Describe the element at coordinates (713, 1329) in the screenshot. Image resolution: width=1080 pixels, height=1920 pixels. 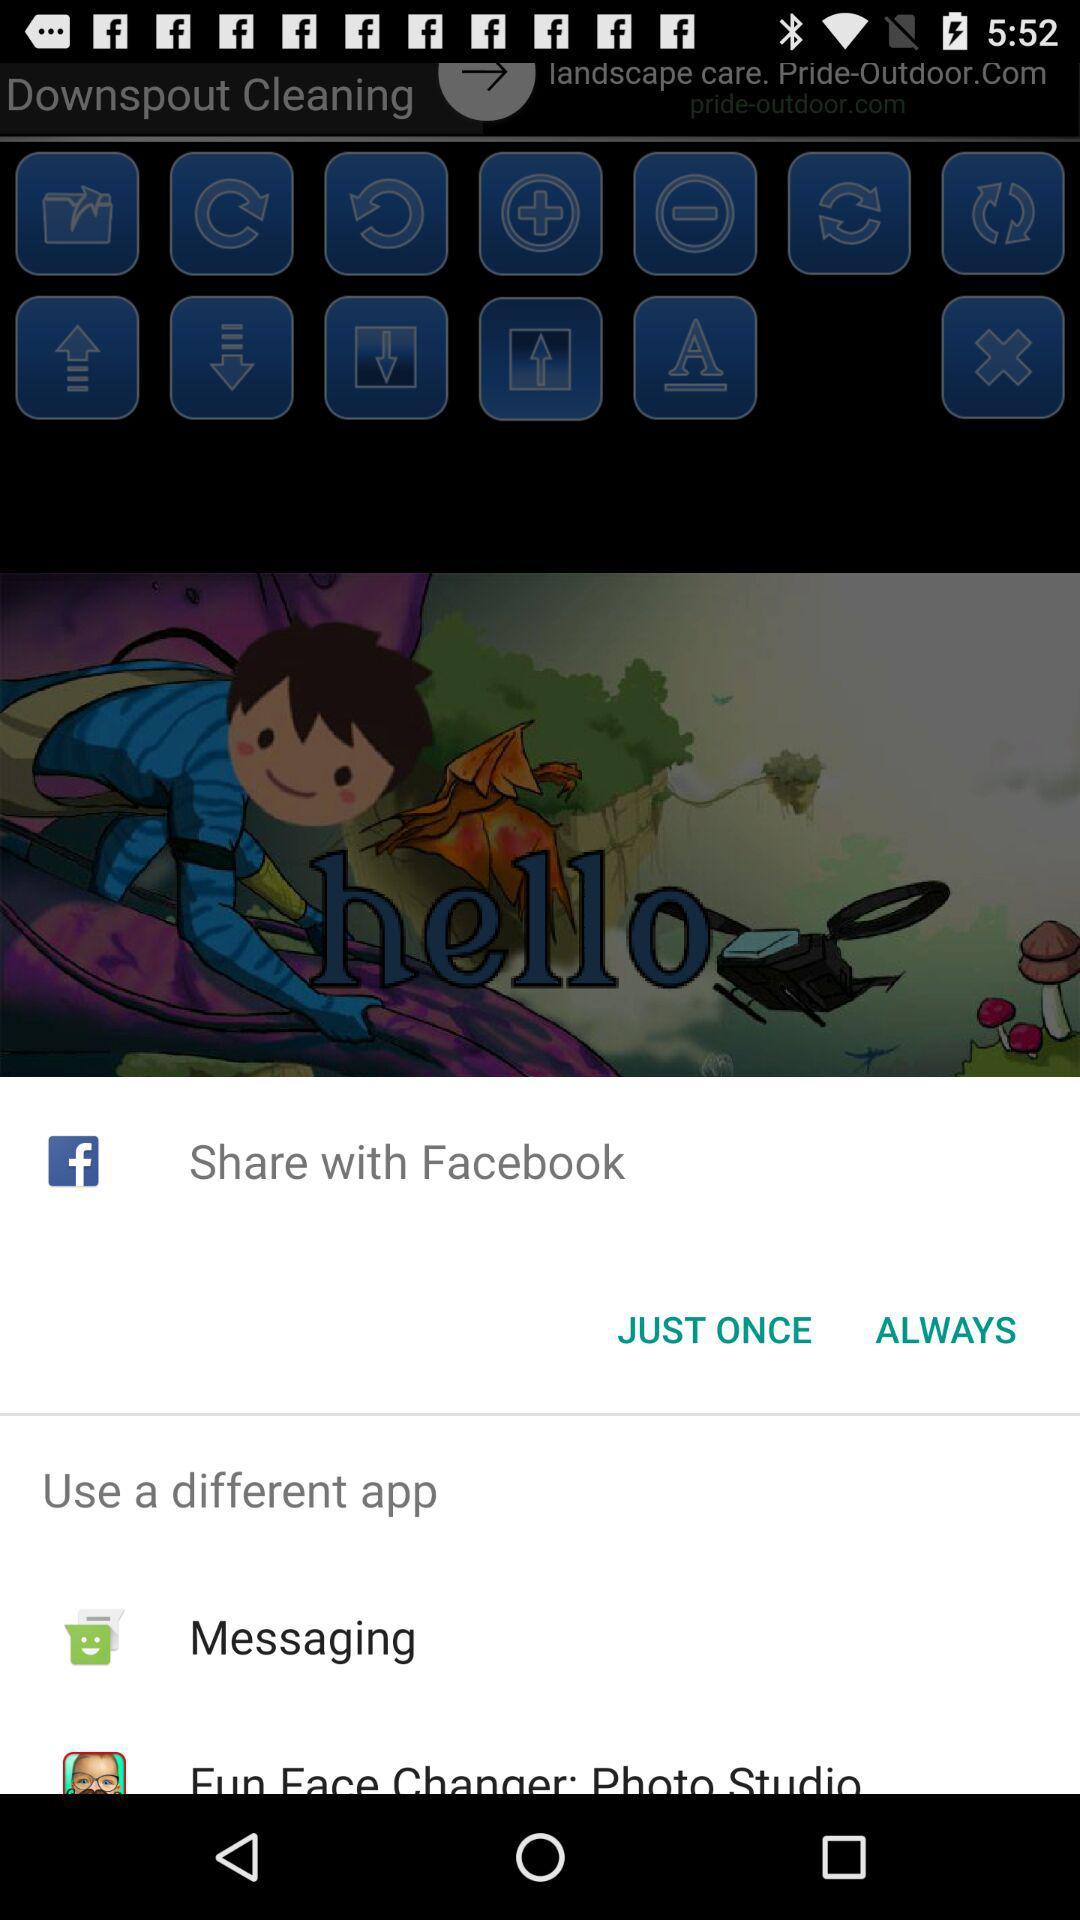
I see `the just once item` at that location.